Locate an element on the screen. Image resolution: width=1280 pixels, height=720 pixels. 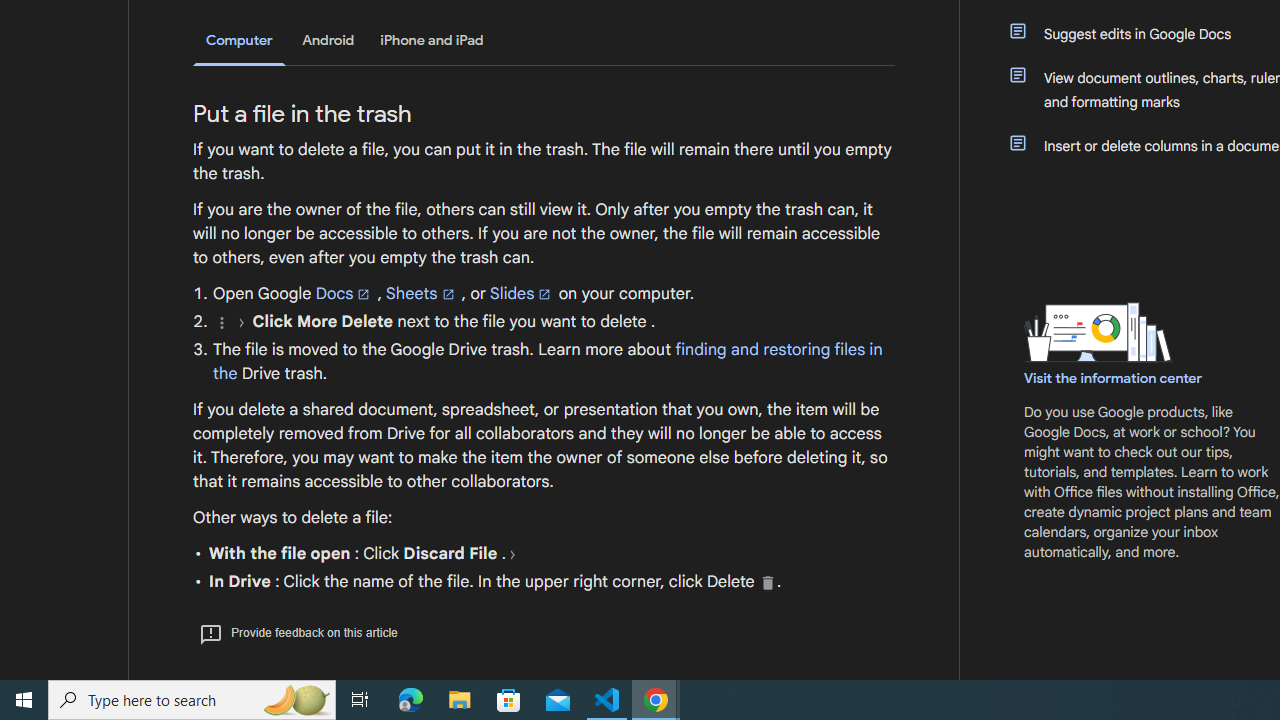
'iPhone and iPad' is located at coordinates (431, 40).